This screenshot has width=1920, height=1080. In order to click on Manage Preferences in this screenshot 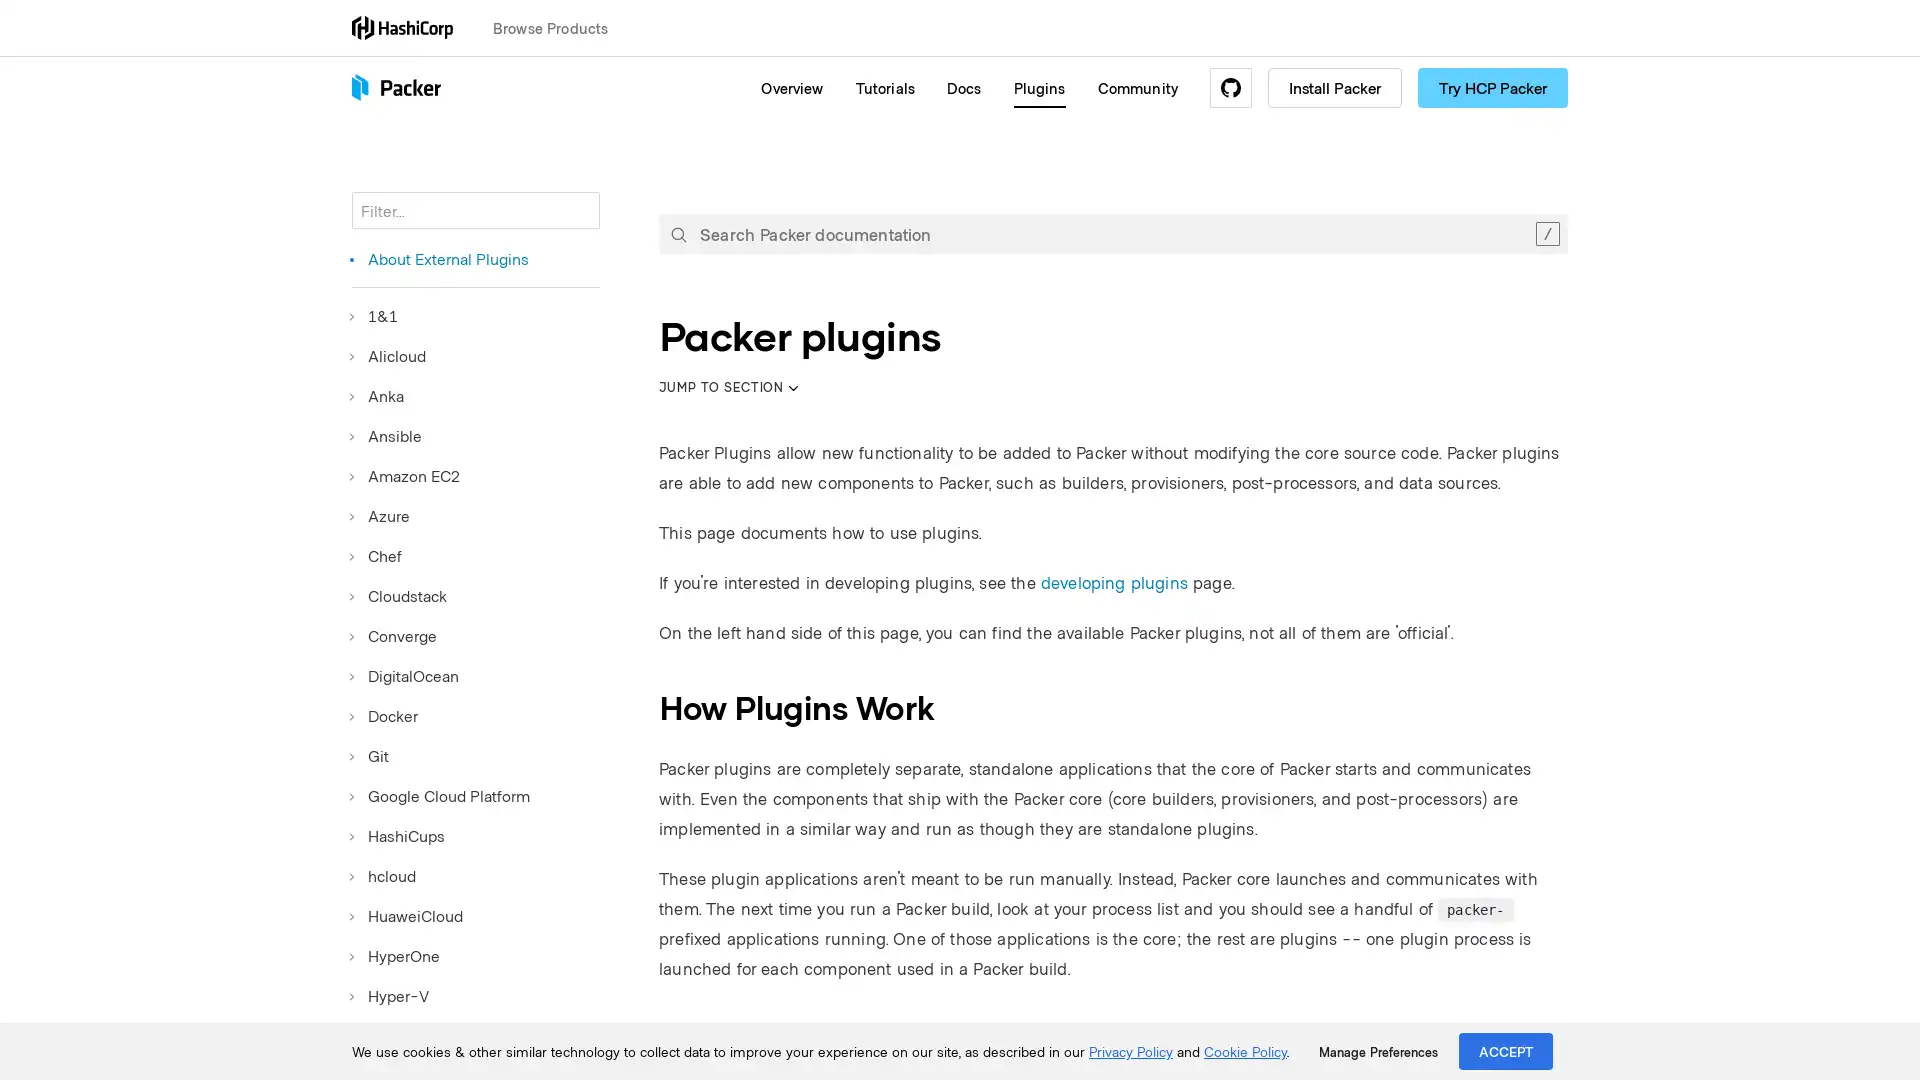, I will do `click(1377, 1051)`.